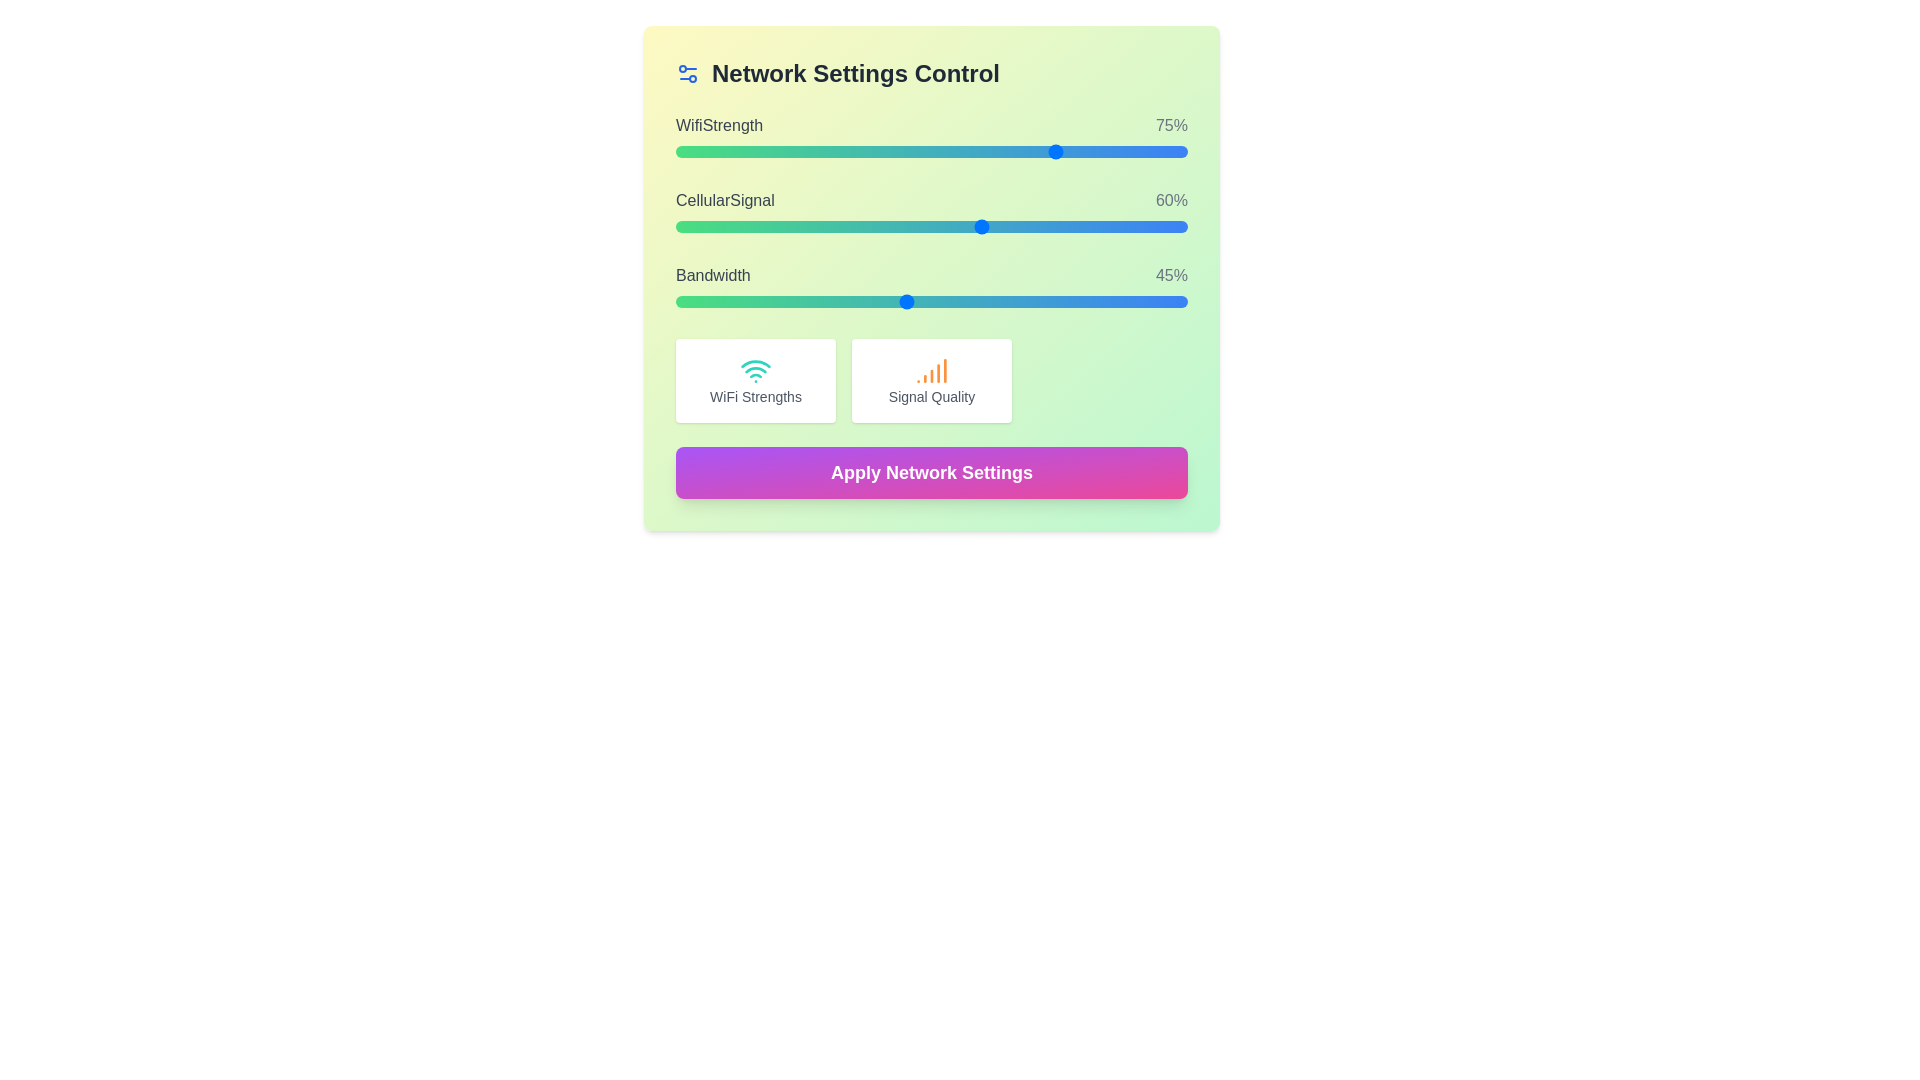 The image size is (1920, 1080). Describe the element at coordinates (880, 301) in the screenshot. I see `the bandwidth slider` at that location.